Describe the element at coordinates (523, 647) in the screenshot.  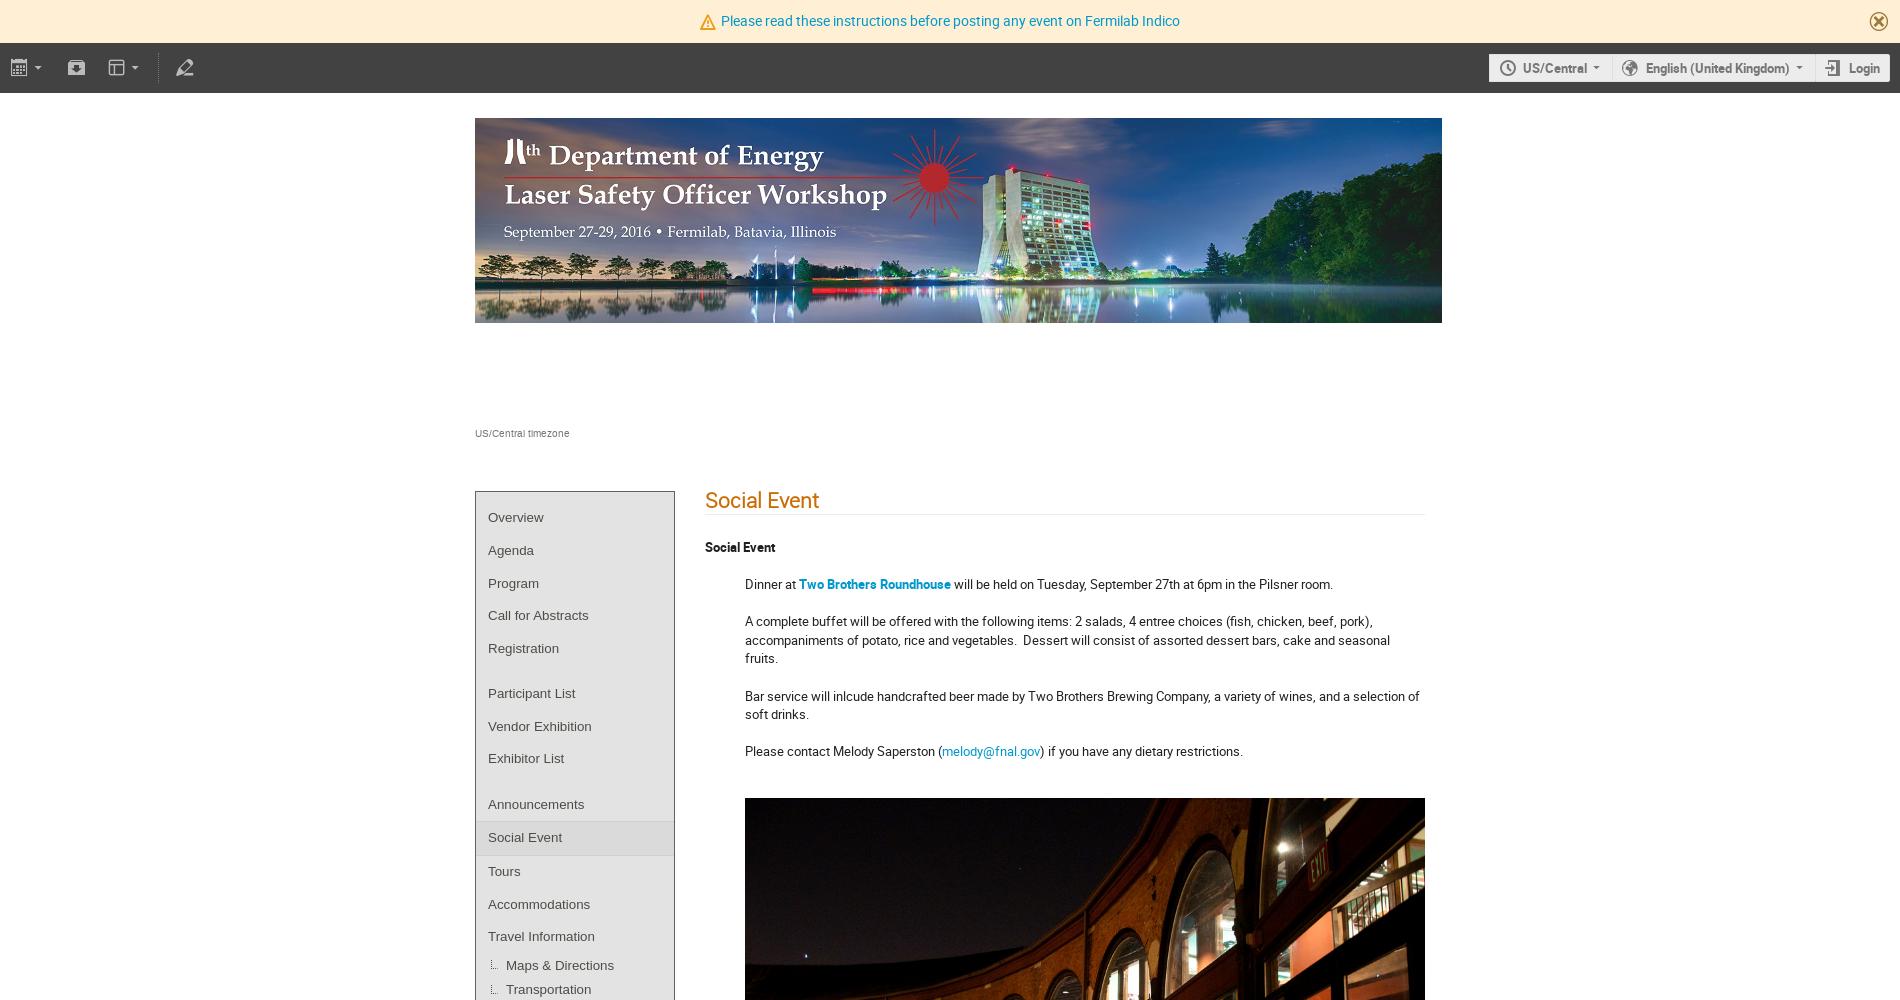
I see `'Registration'` at that location.